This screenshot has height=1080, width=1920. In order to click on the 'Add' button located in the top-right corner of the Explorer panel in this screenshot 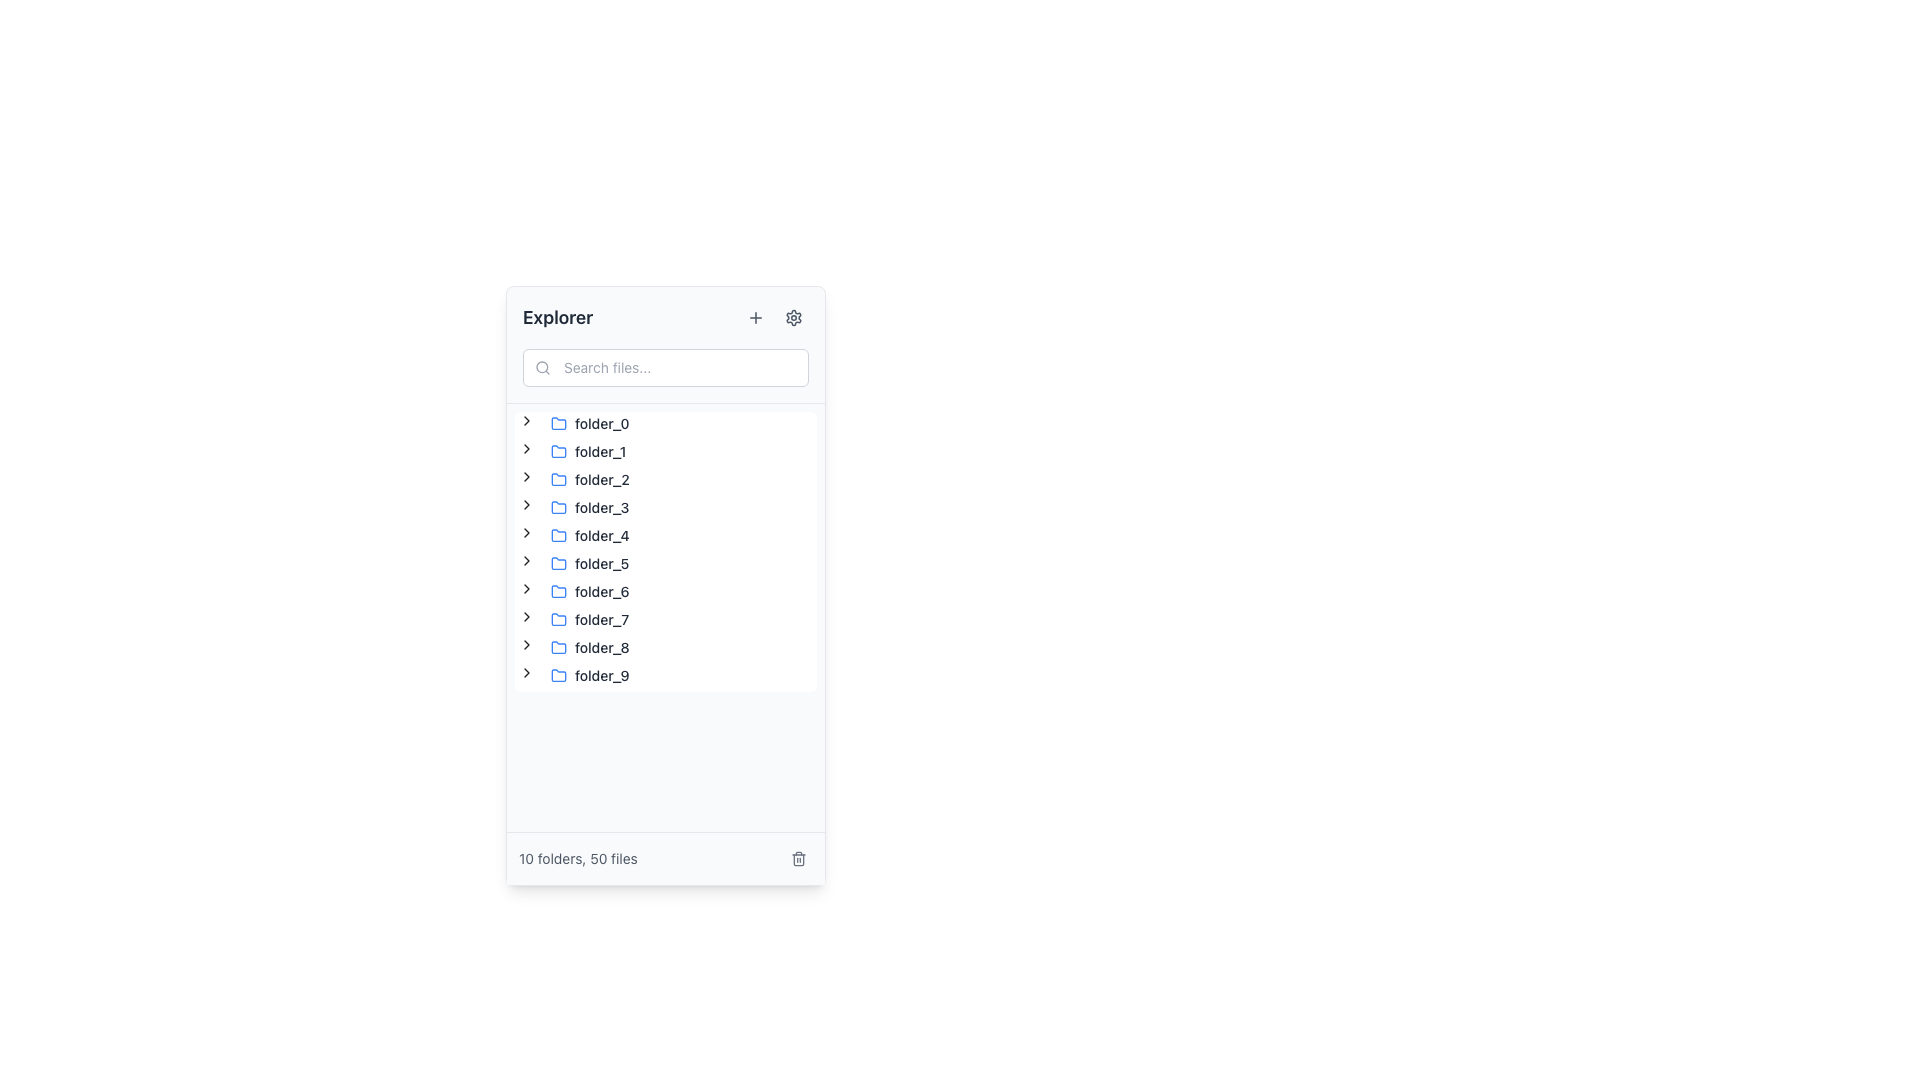, I will do `click(754, 316)`.